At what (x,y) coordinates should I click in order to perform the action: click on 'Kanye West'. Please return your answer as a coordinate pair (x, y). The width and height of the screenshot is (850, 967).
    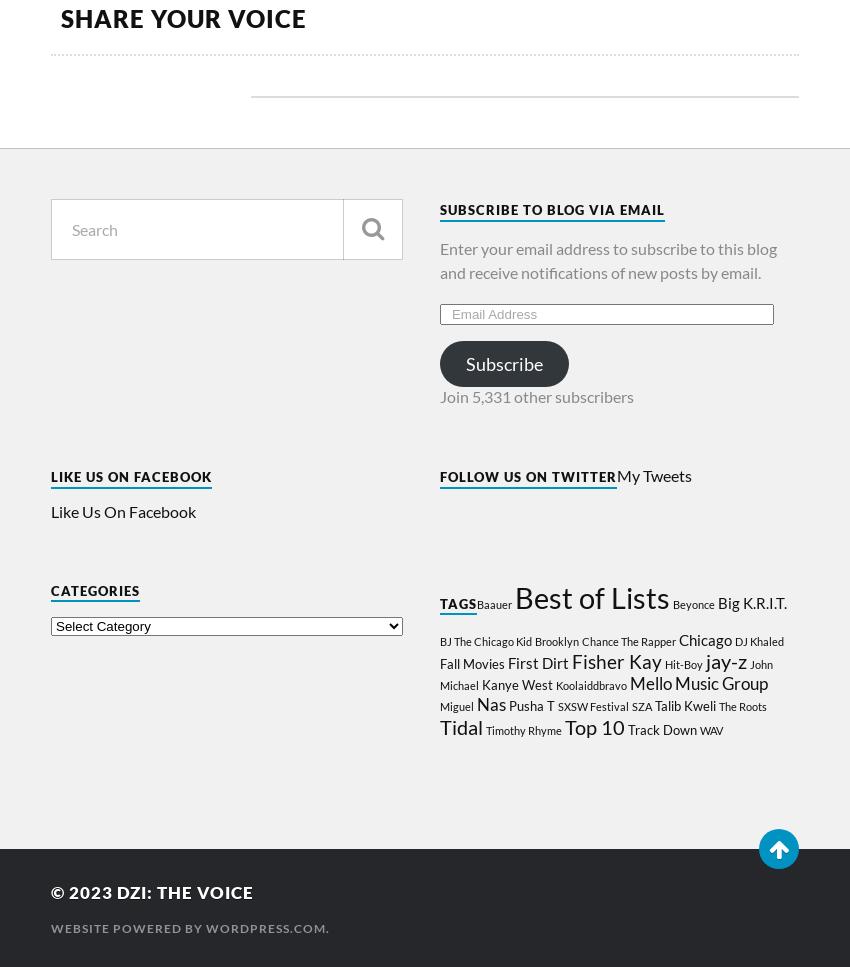
    Looking at the image, I should click on (515, 685).